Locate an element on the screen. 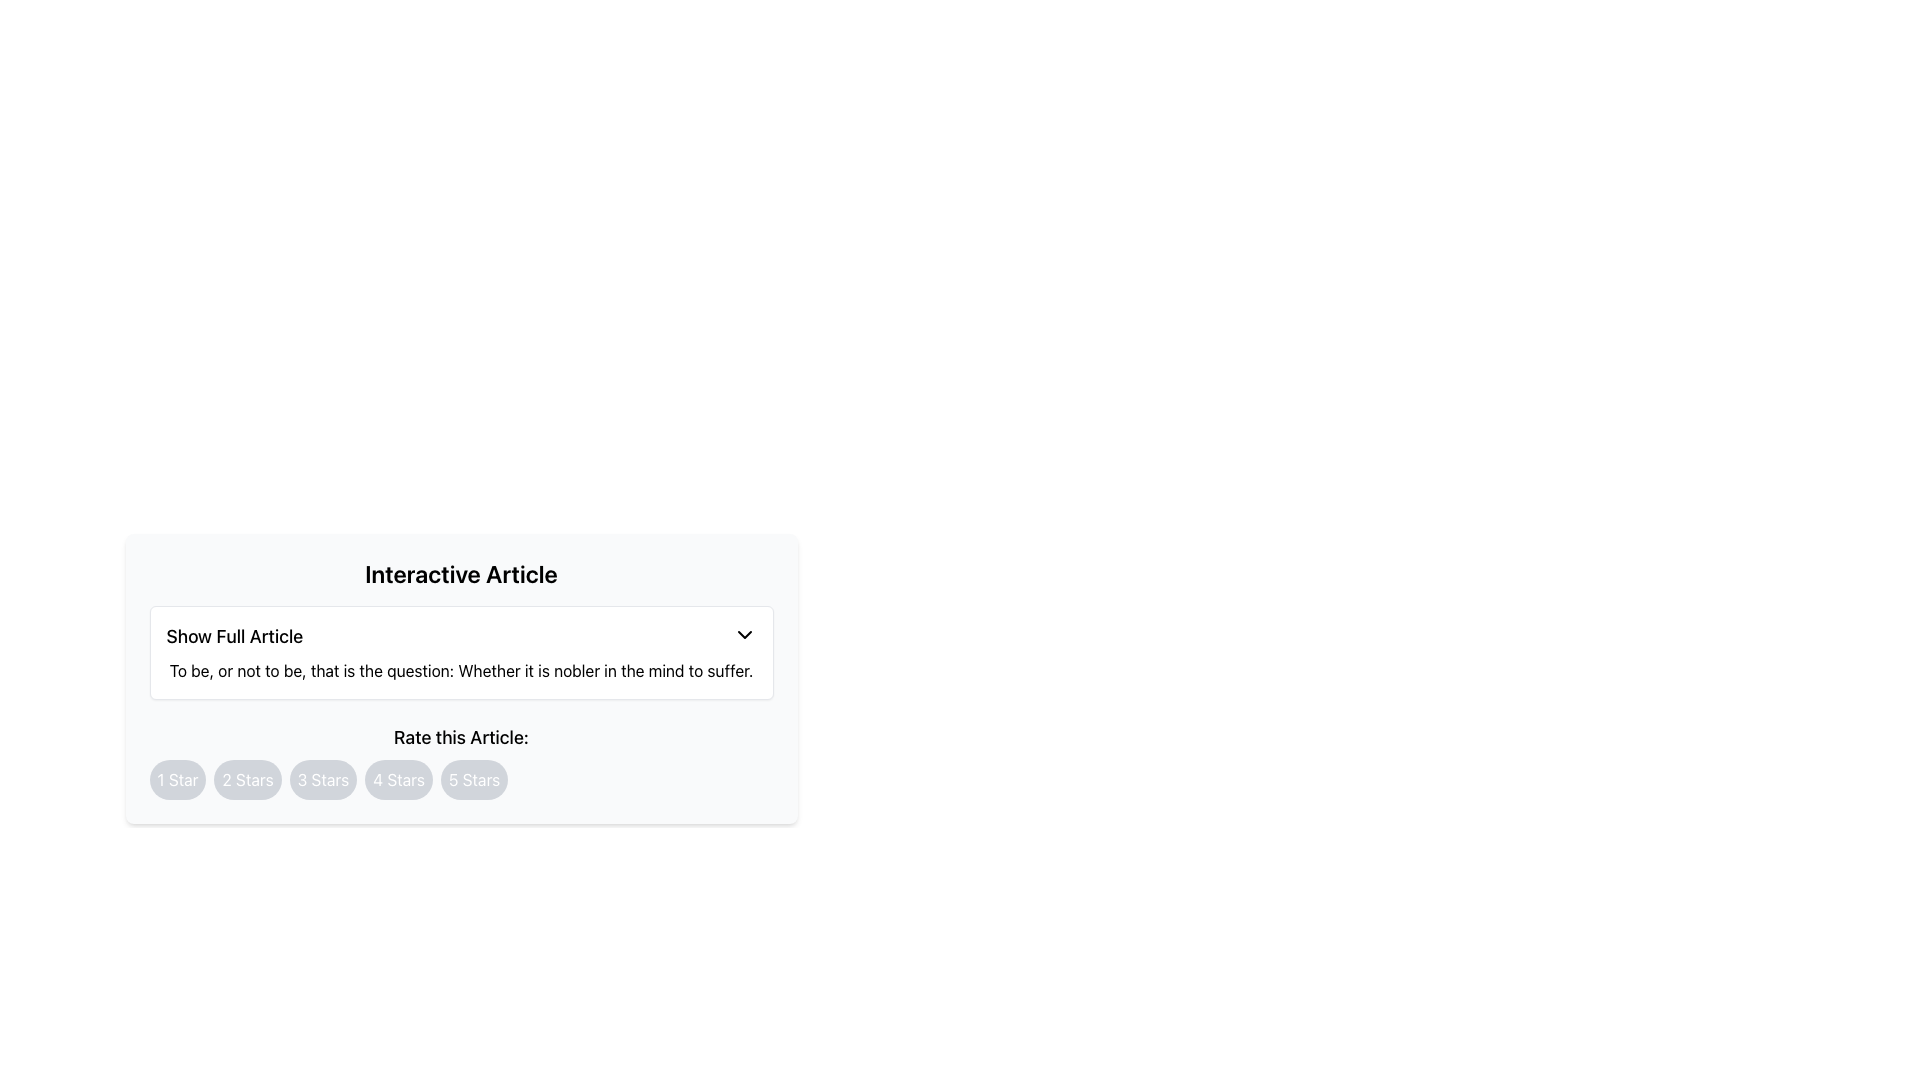  the five-star rating button located in the 'Interactive Article' section is located at coordinates (460, 762).